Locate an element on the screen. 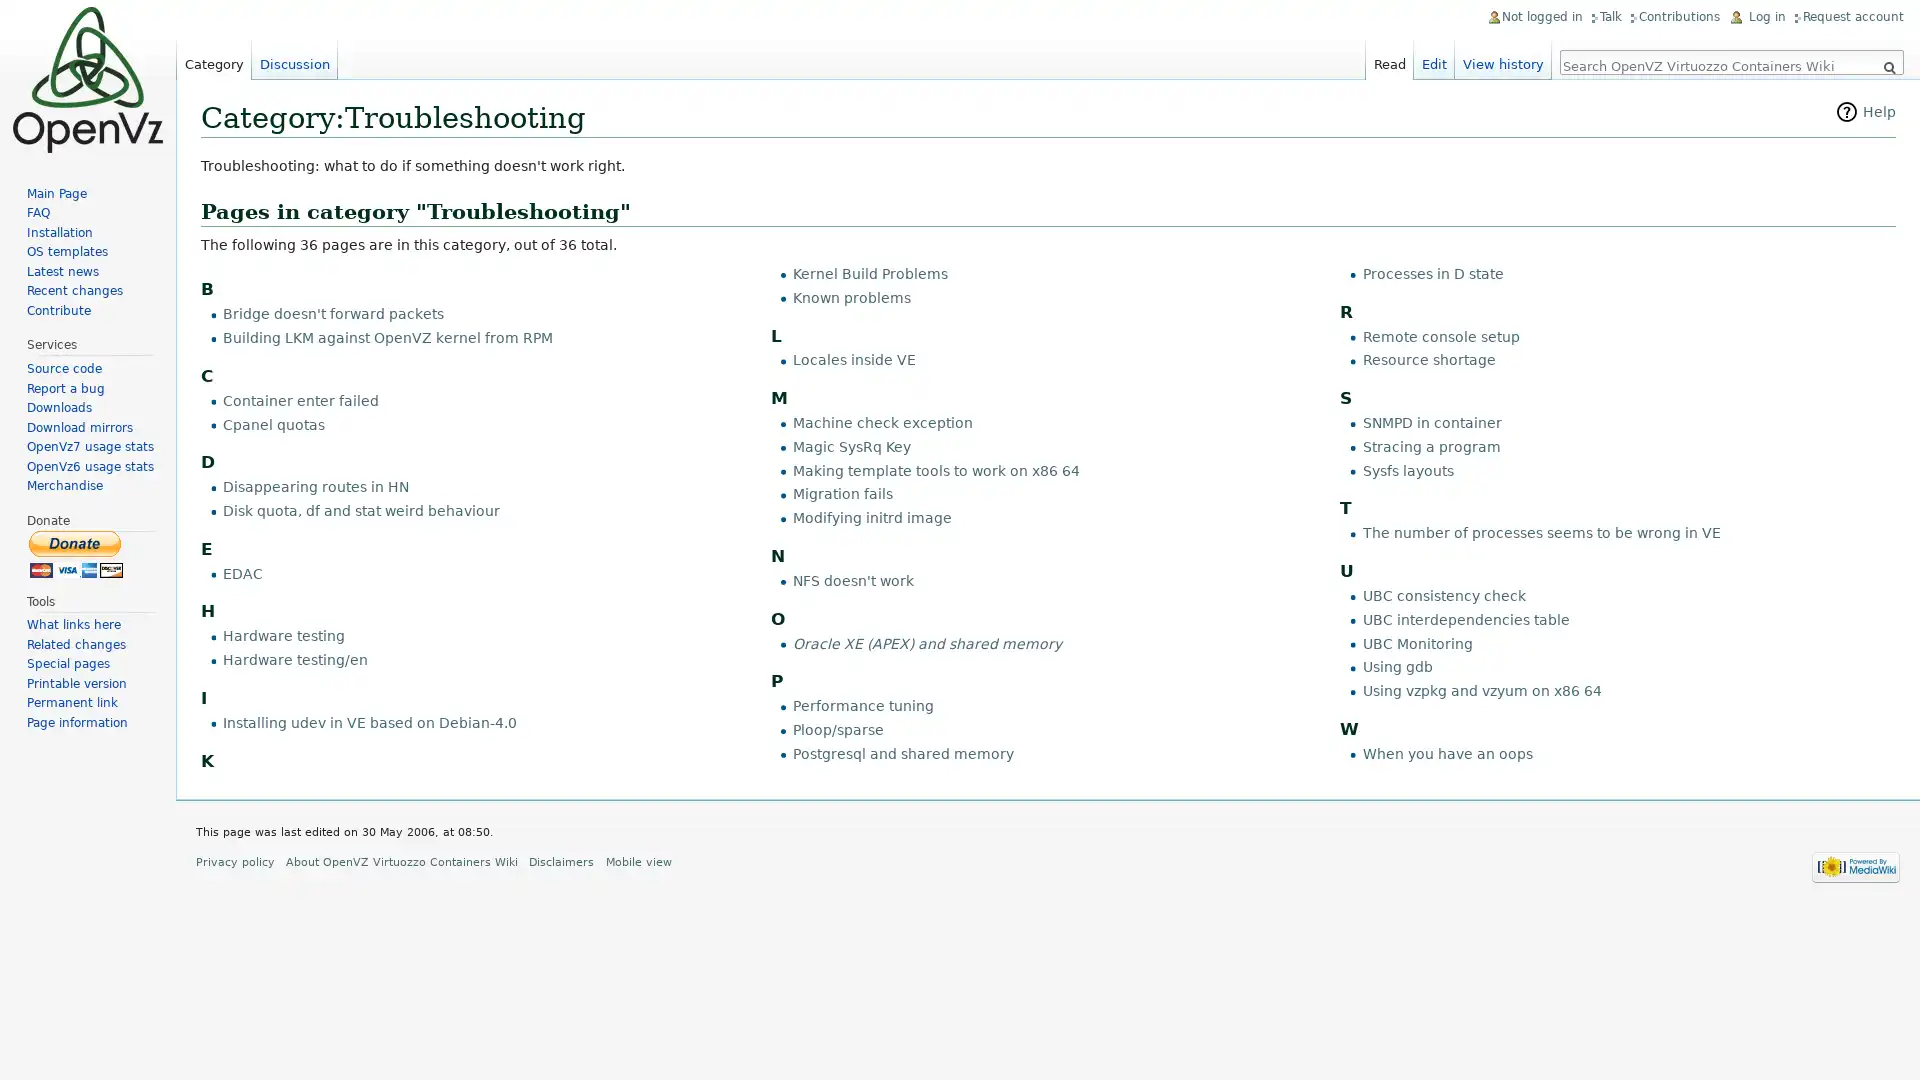 This screenshot has height=1080, width=1920. Go is located at coordinates (1888, 67).